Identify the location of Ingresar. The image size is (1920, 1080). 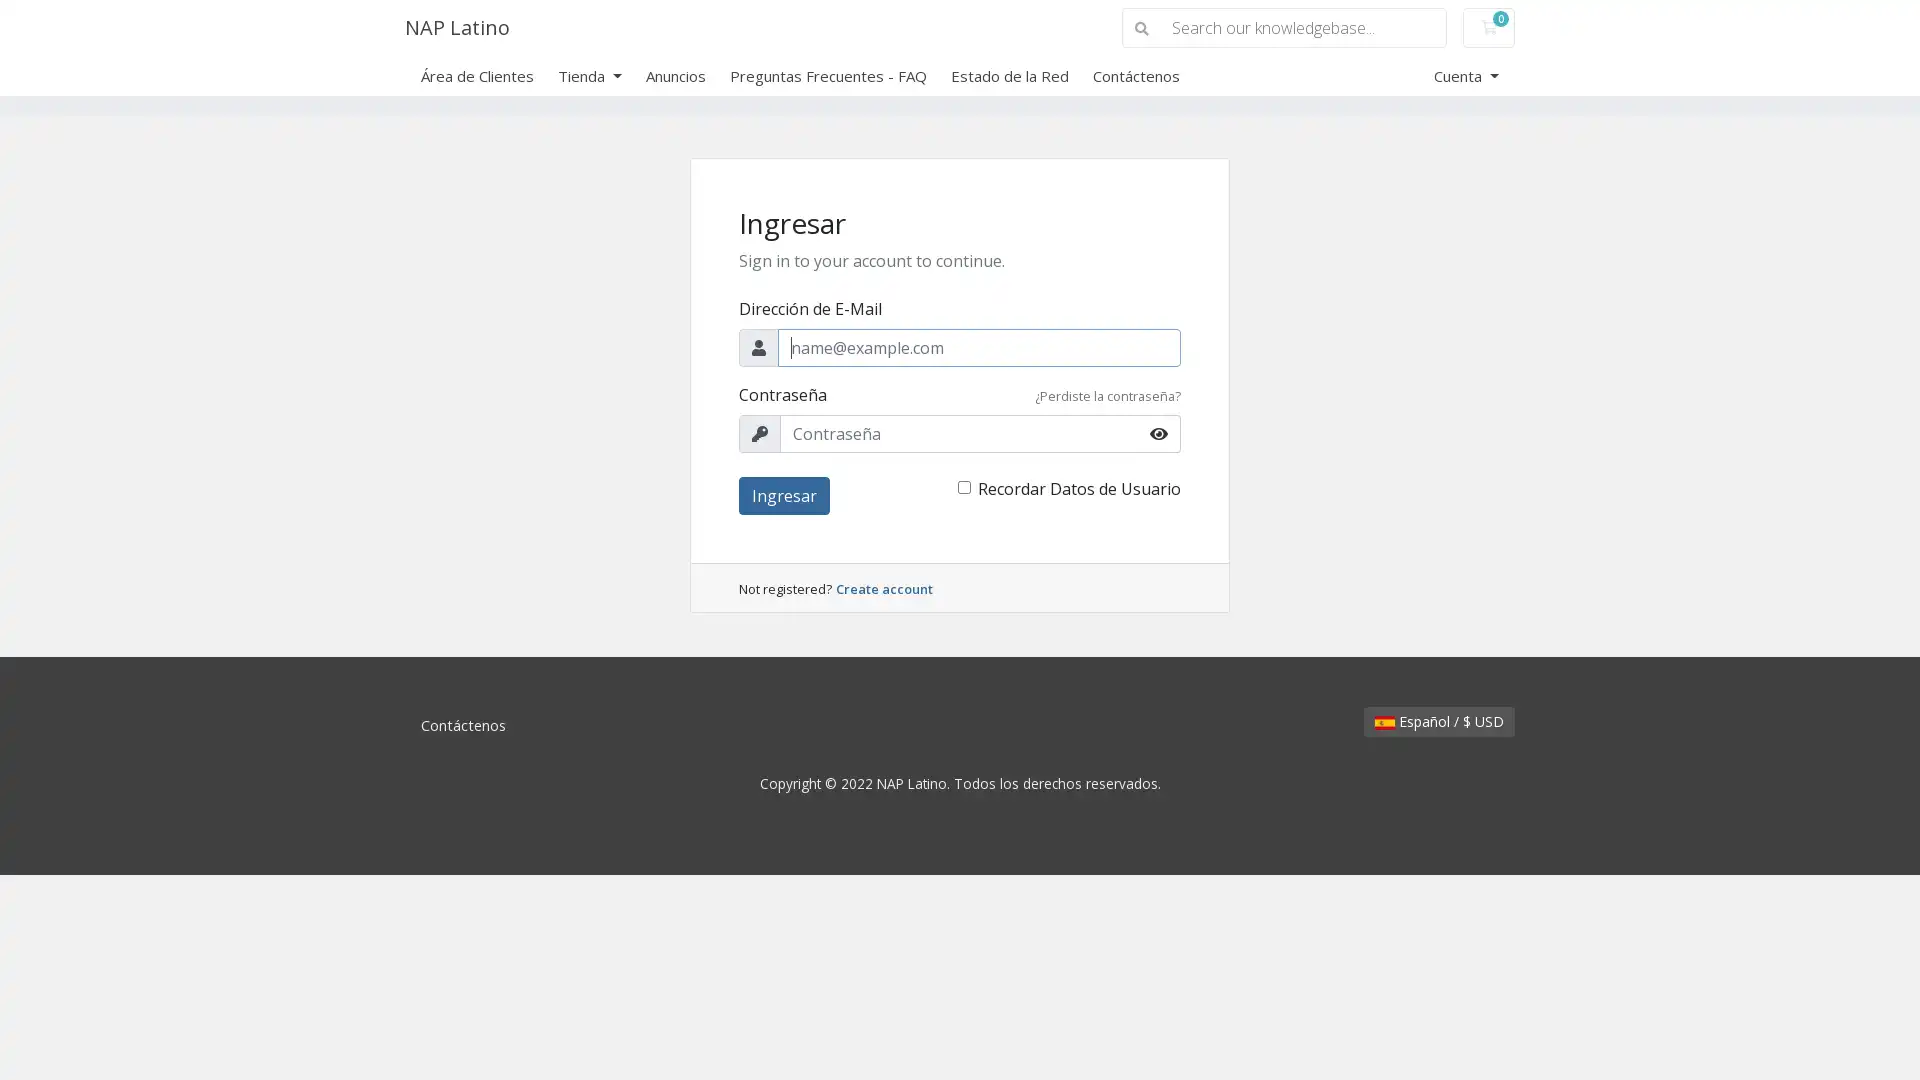
(783, 494).